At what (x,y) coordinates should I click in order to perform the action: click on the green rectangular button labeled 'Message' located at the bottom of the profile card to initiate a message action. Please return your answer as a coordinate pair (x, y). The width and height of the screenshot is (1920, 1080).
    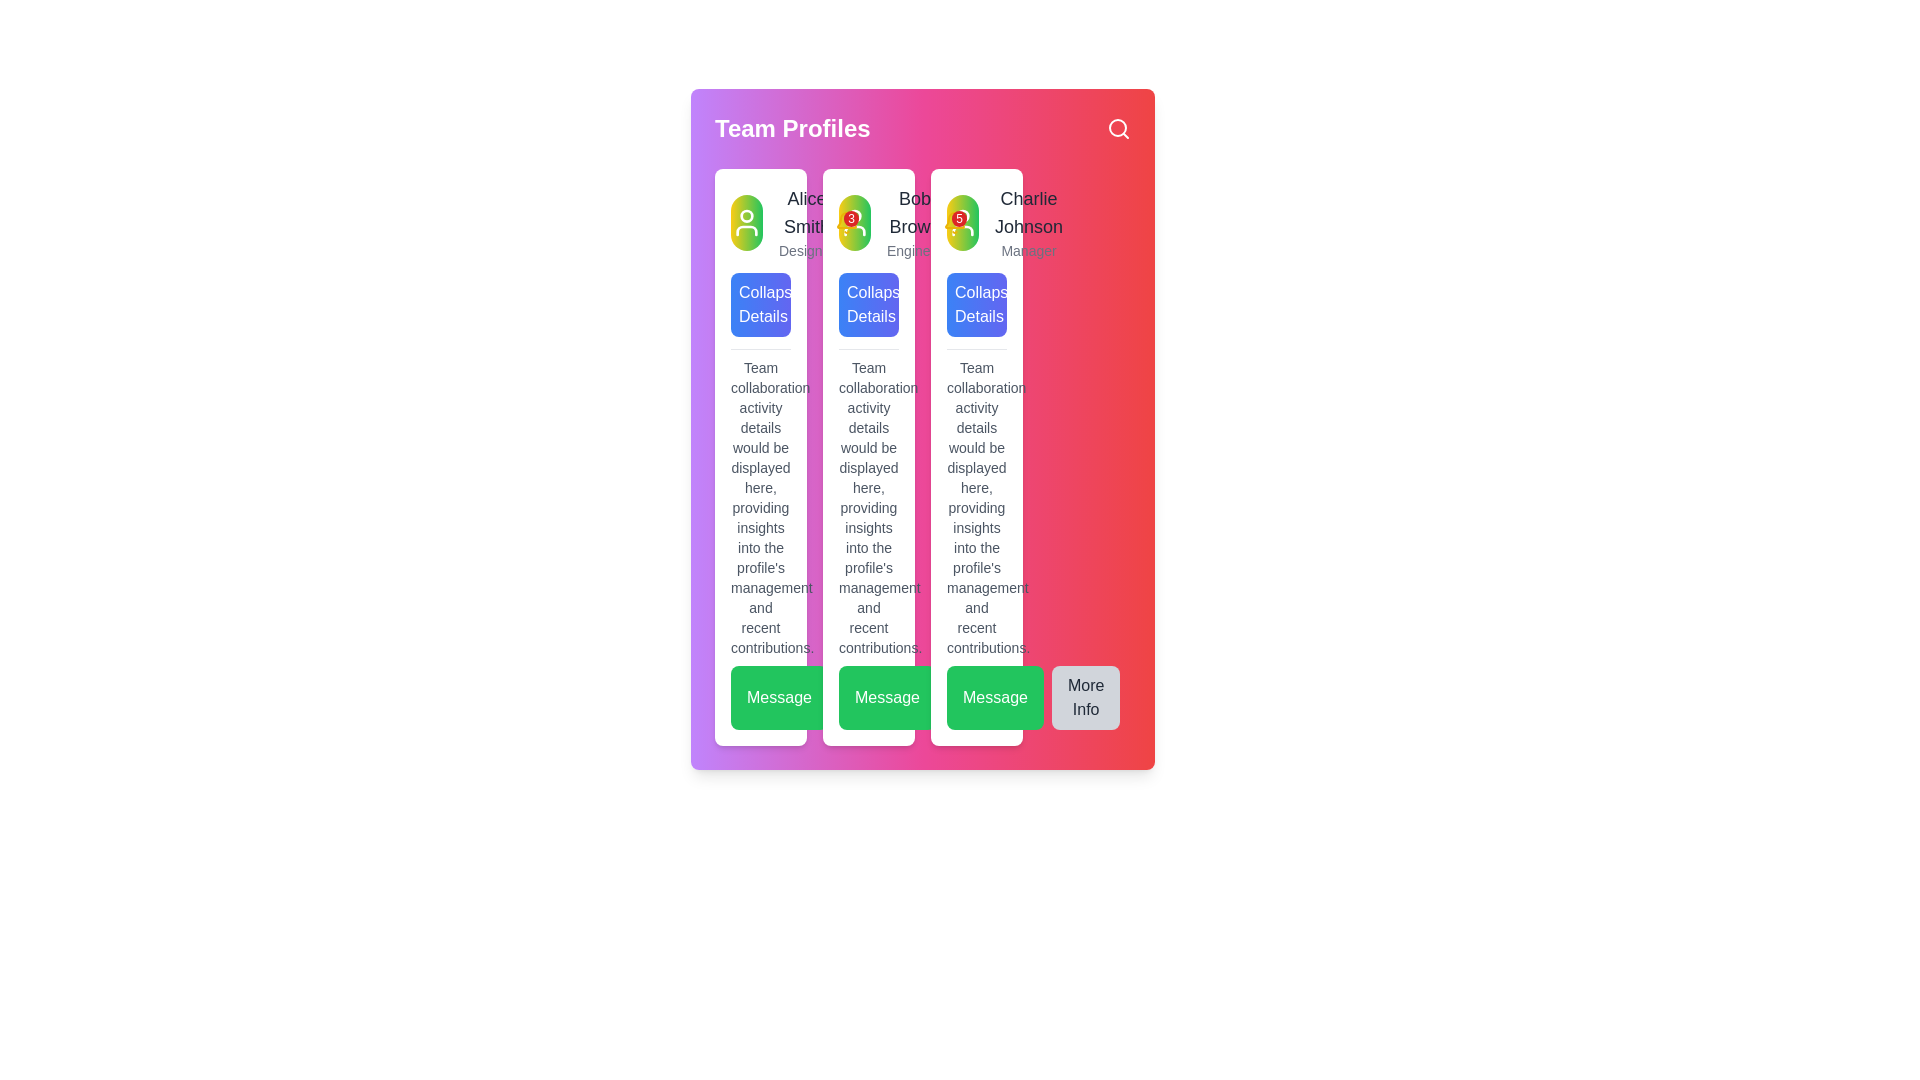
    Looking at the image, I should click on (886, 697).